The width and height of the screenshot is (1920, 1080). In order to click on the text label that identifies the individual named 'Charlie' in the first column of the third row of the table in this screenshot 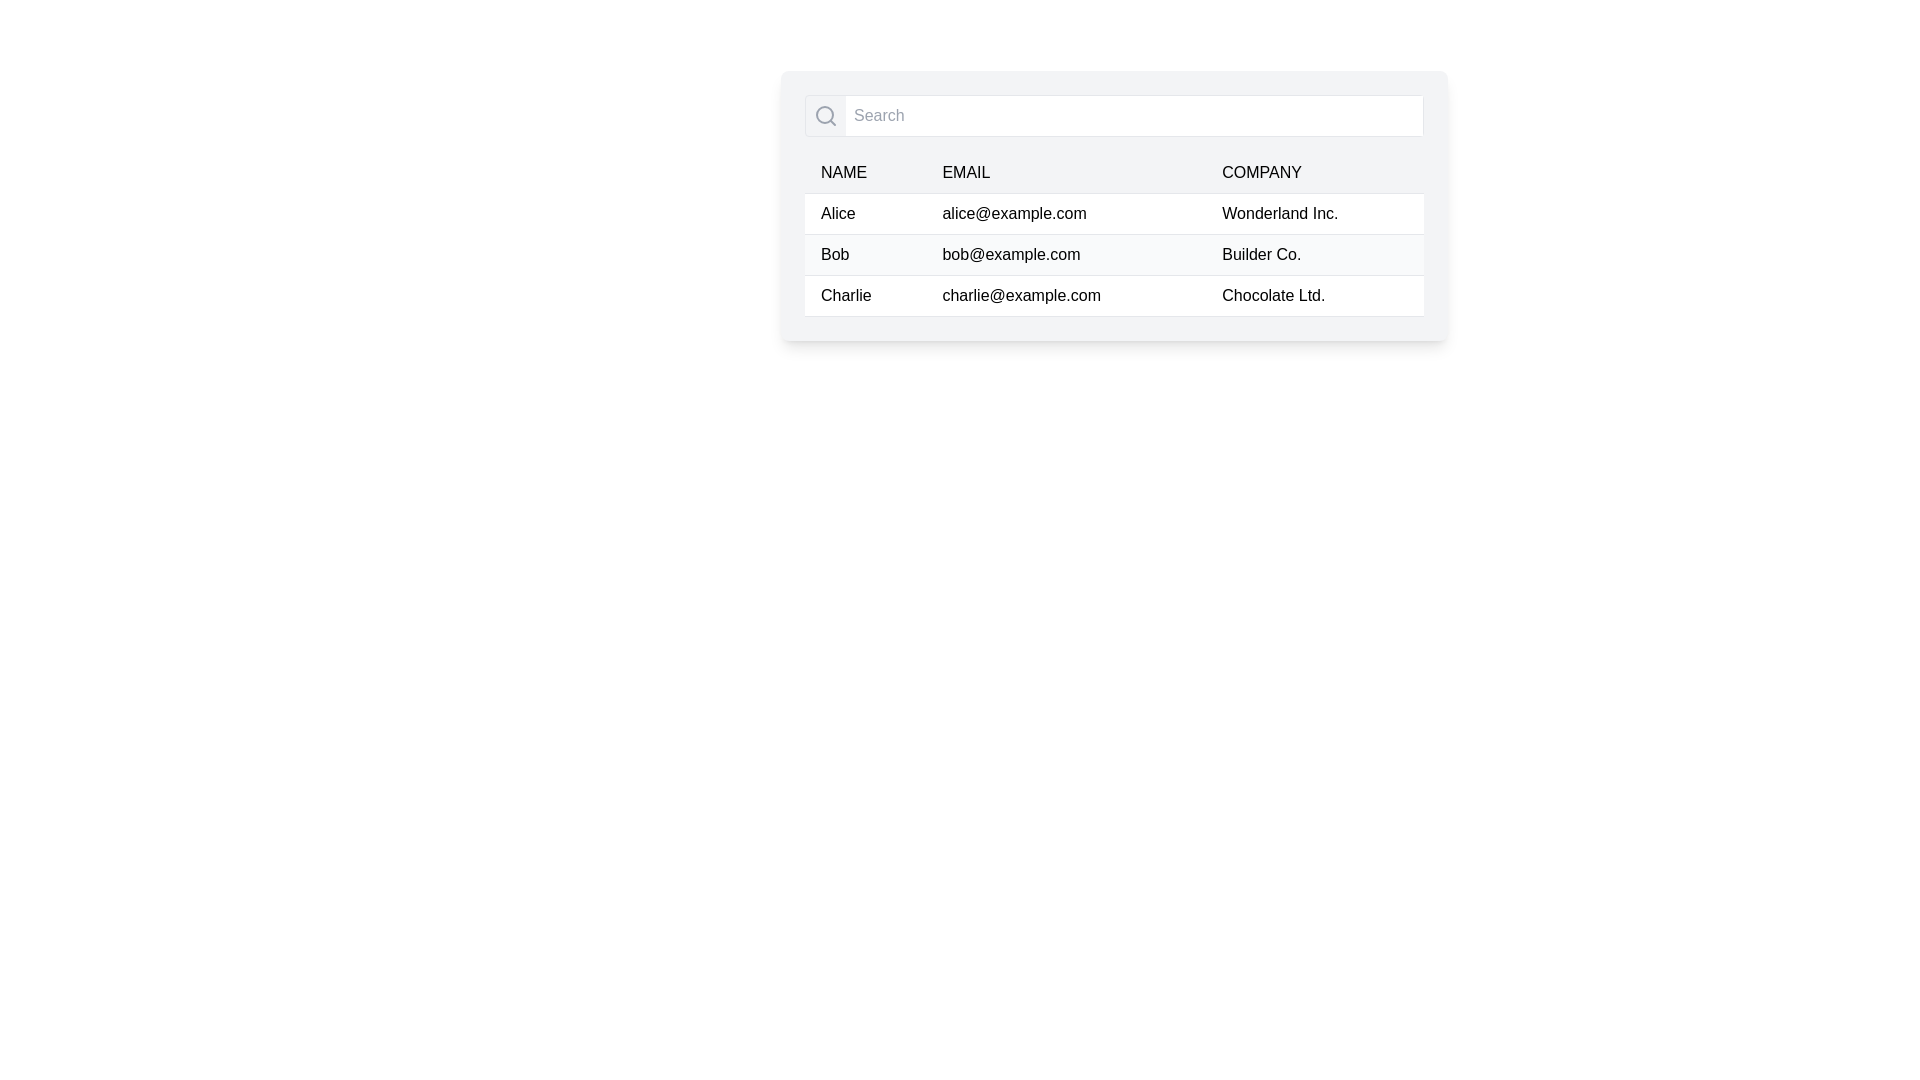, I will do `click(865, 296)`.